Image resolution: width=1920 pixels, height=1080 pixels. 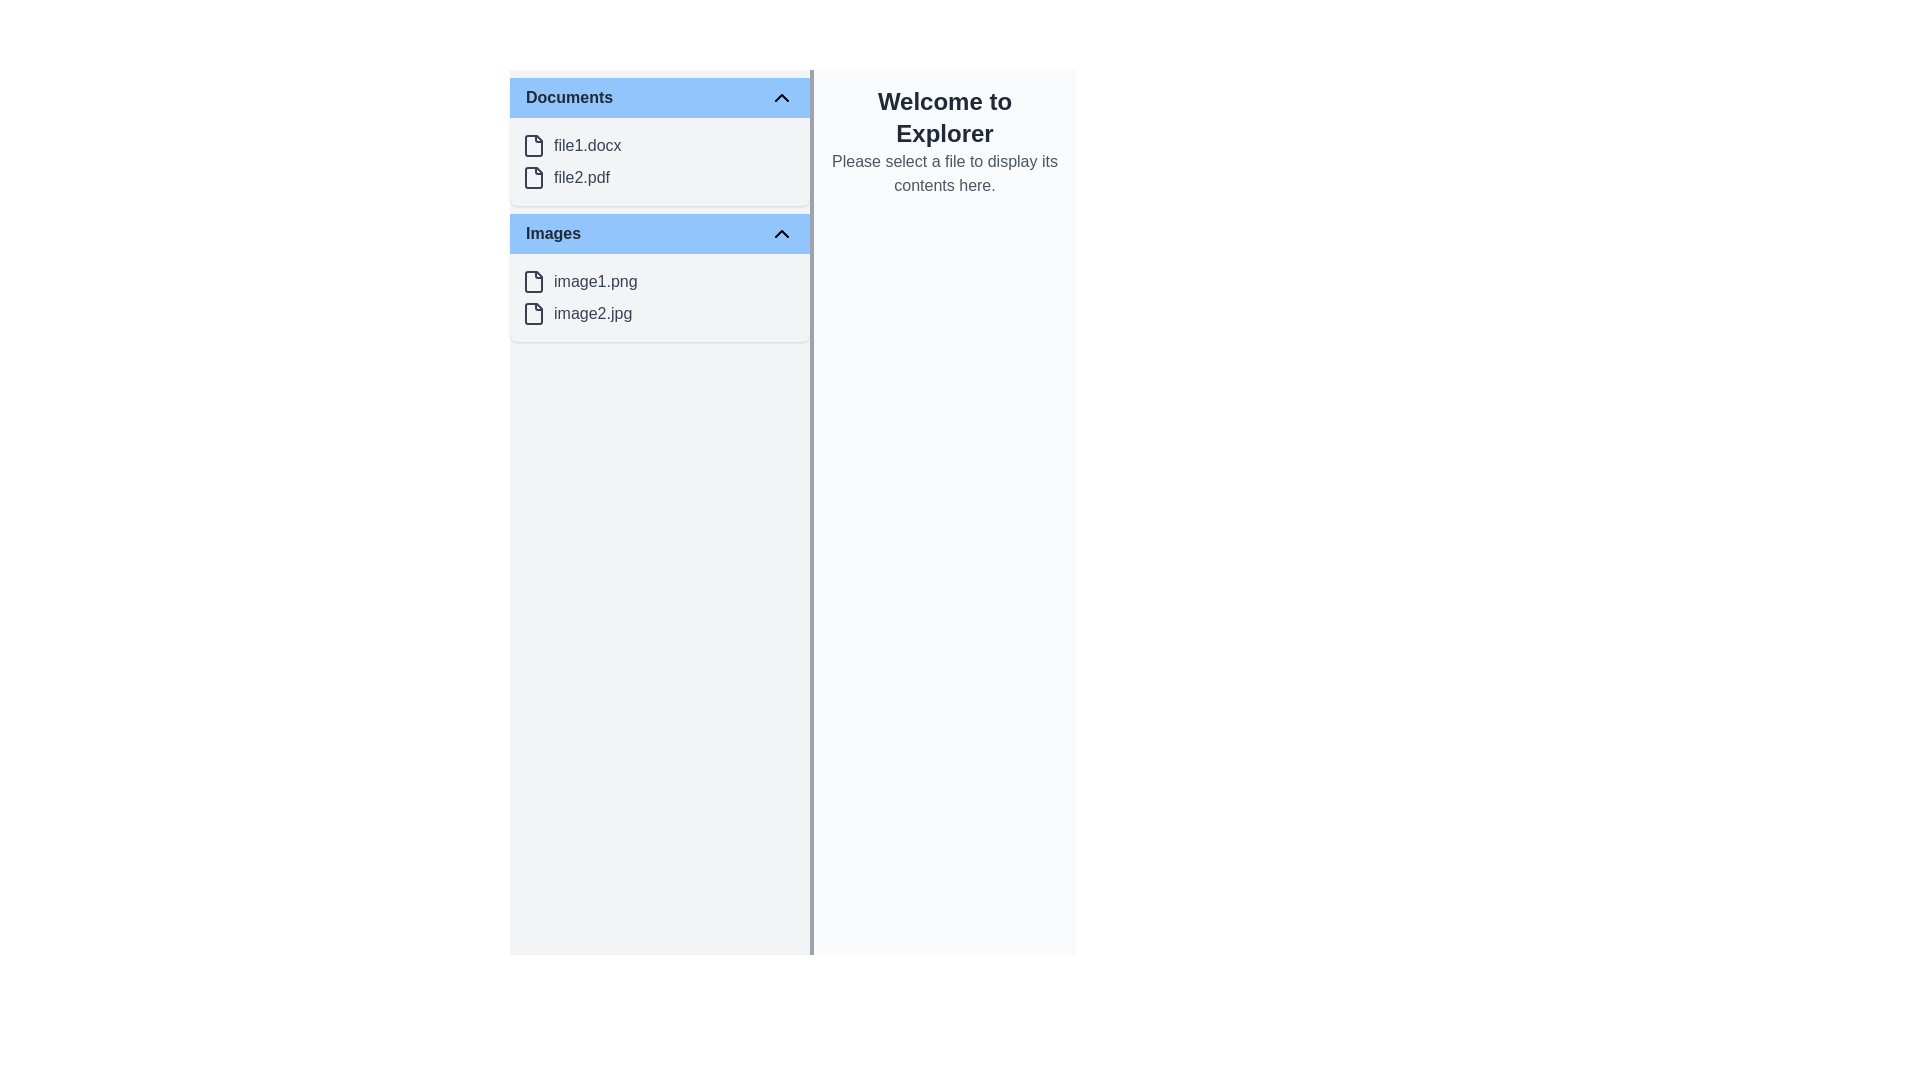 I want to click on the 'Documents' text label, which serves as a title for the section listing document files, so click(x=568, y=97).